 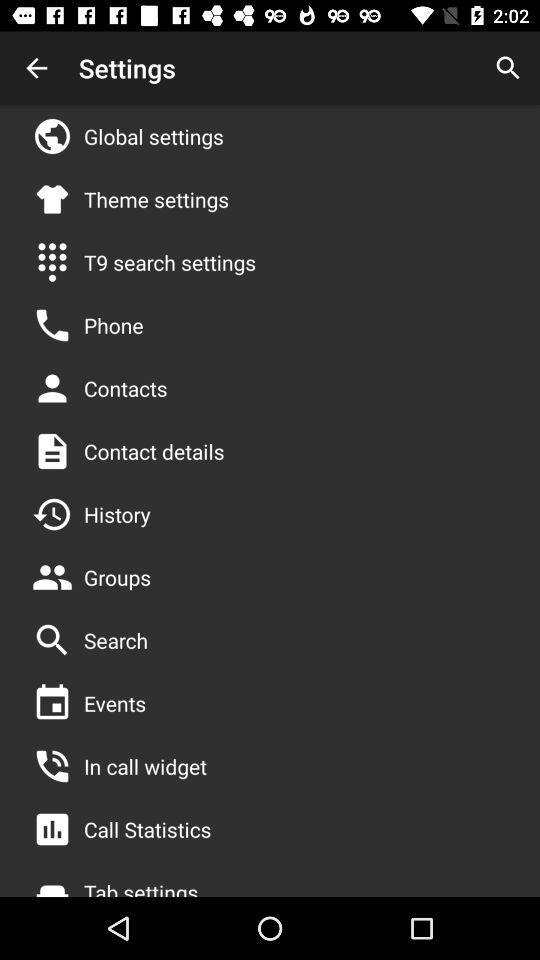 I want to click on in call widget item, so click(x=144, y=765).